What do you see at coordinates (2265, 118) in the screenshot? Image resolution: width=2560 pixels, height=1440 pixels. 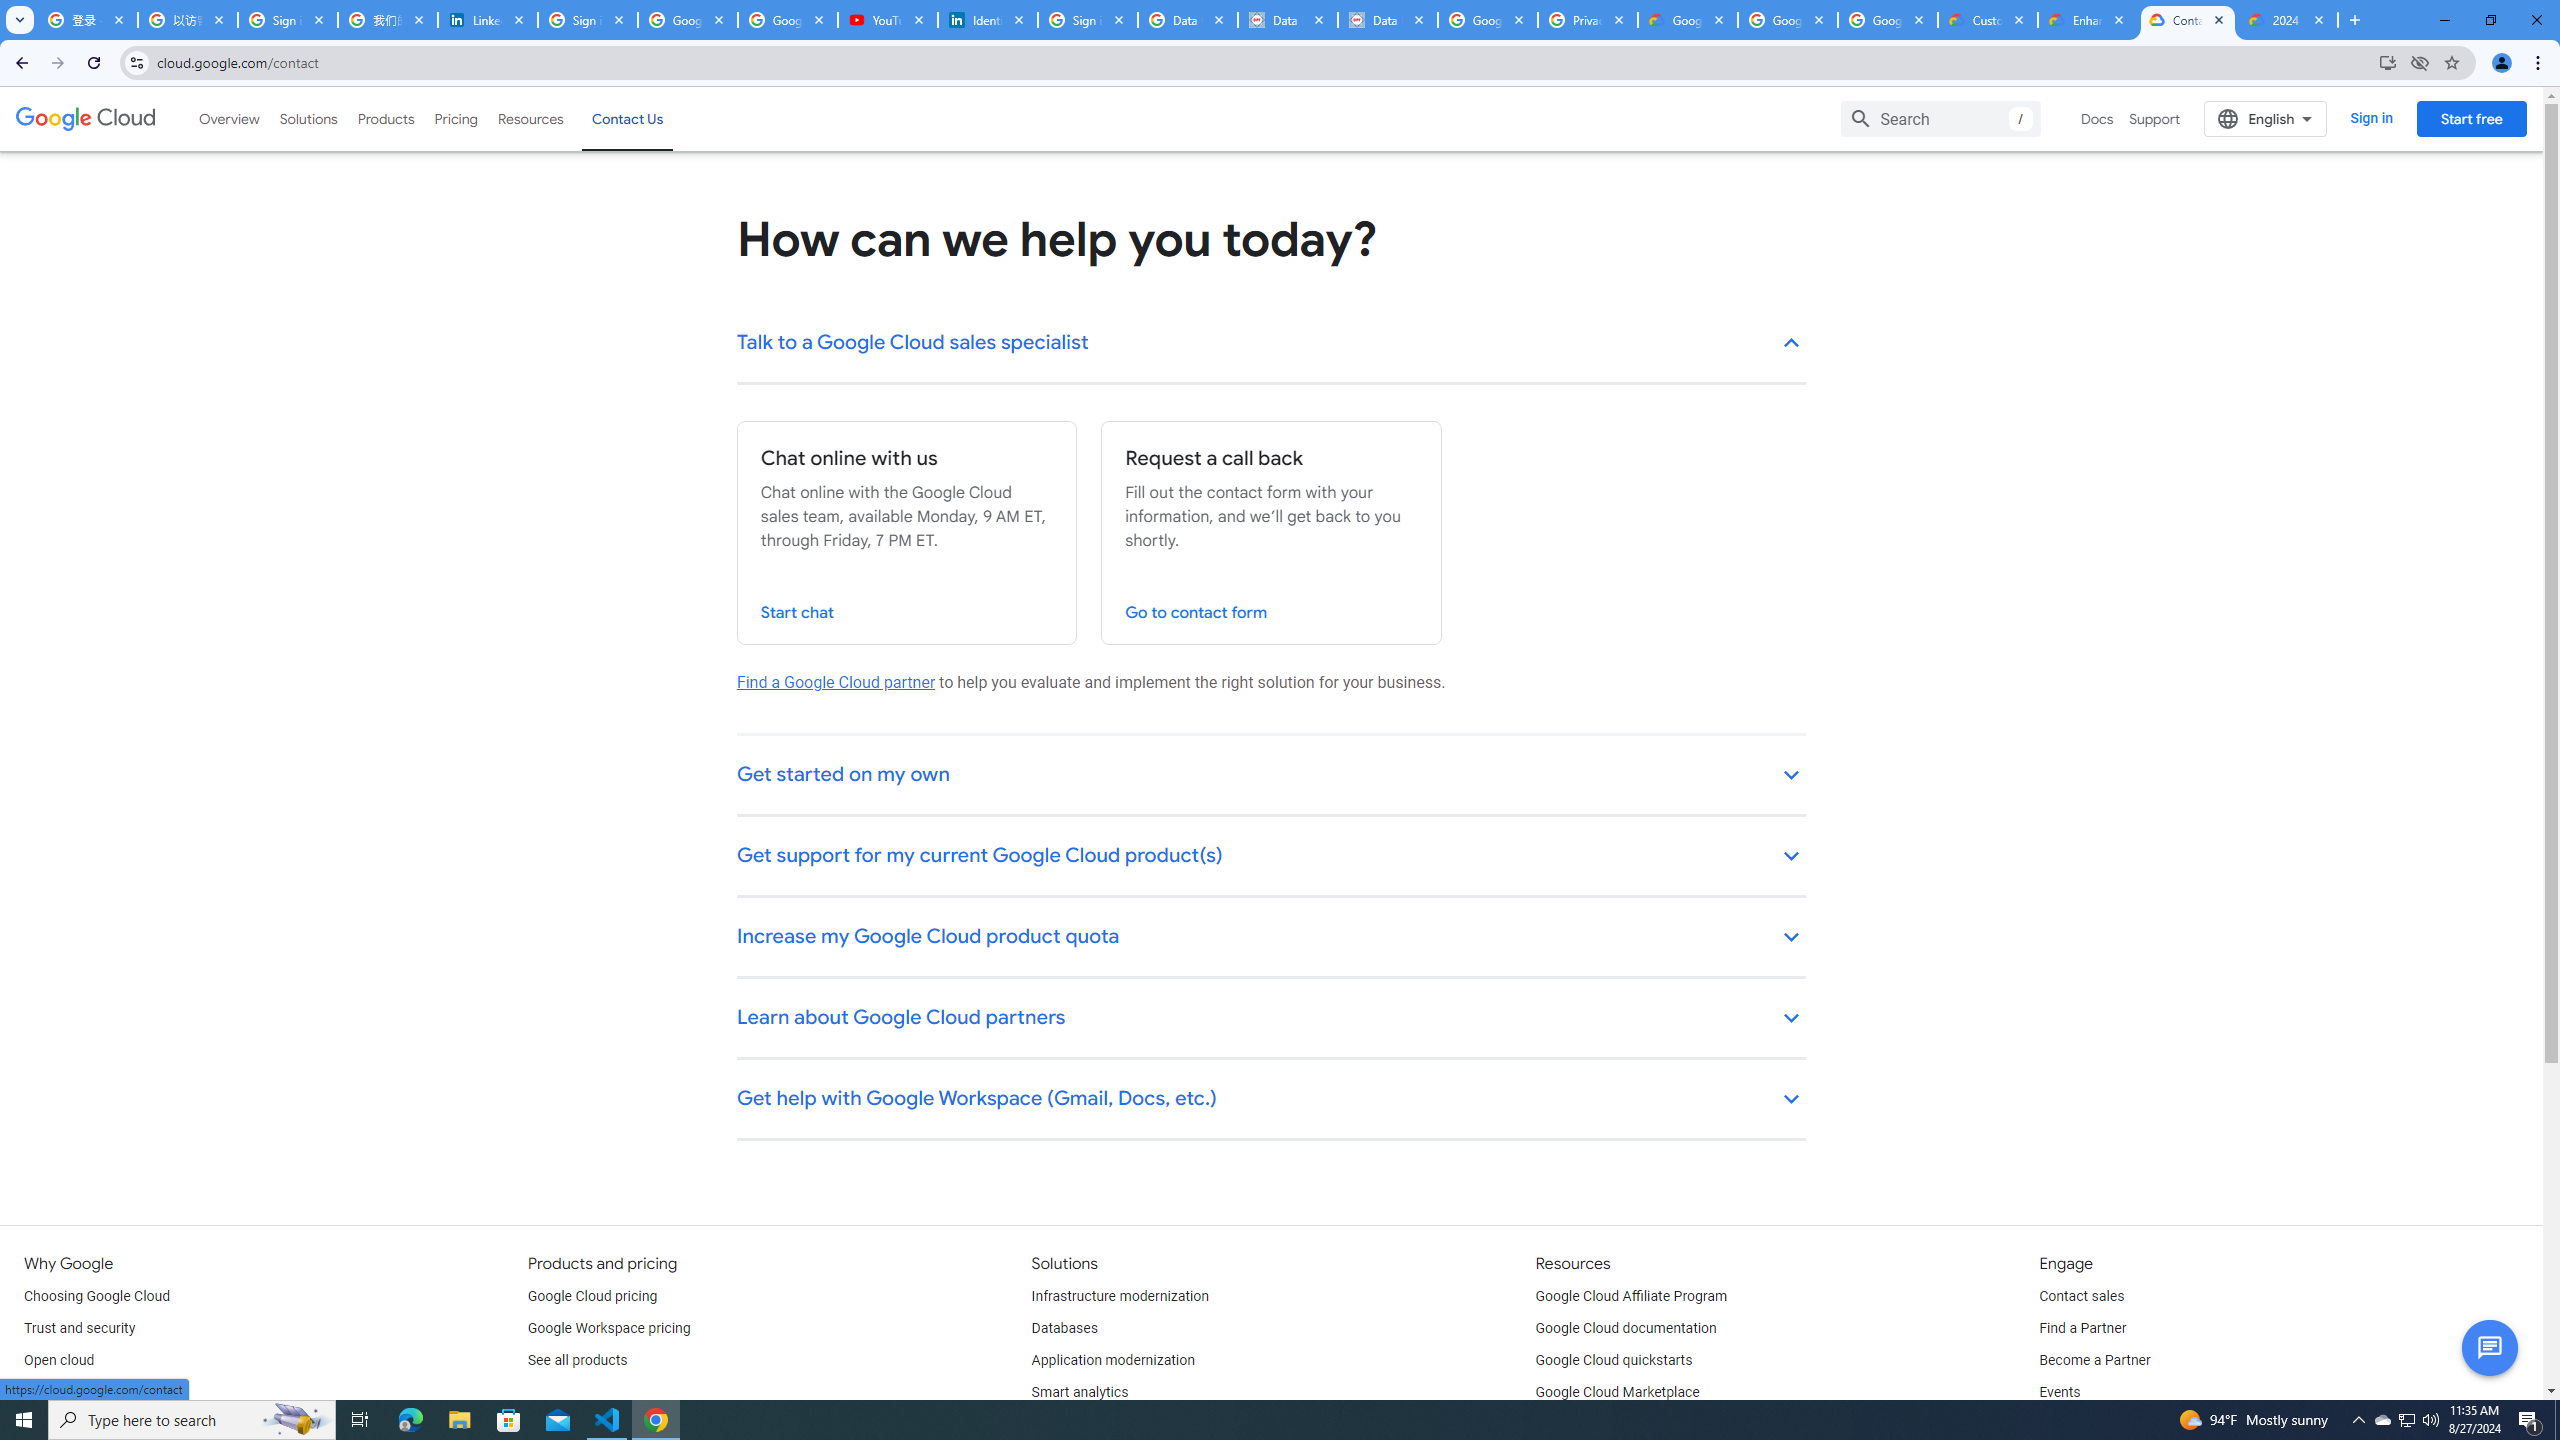 I see `'English'` at bounding box center [2265, 118].